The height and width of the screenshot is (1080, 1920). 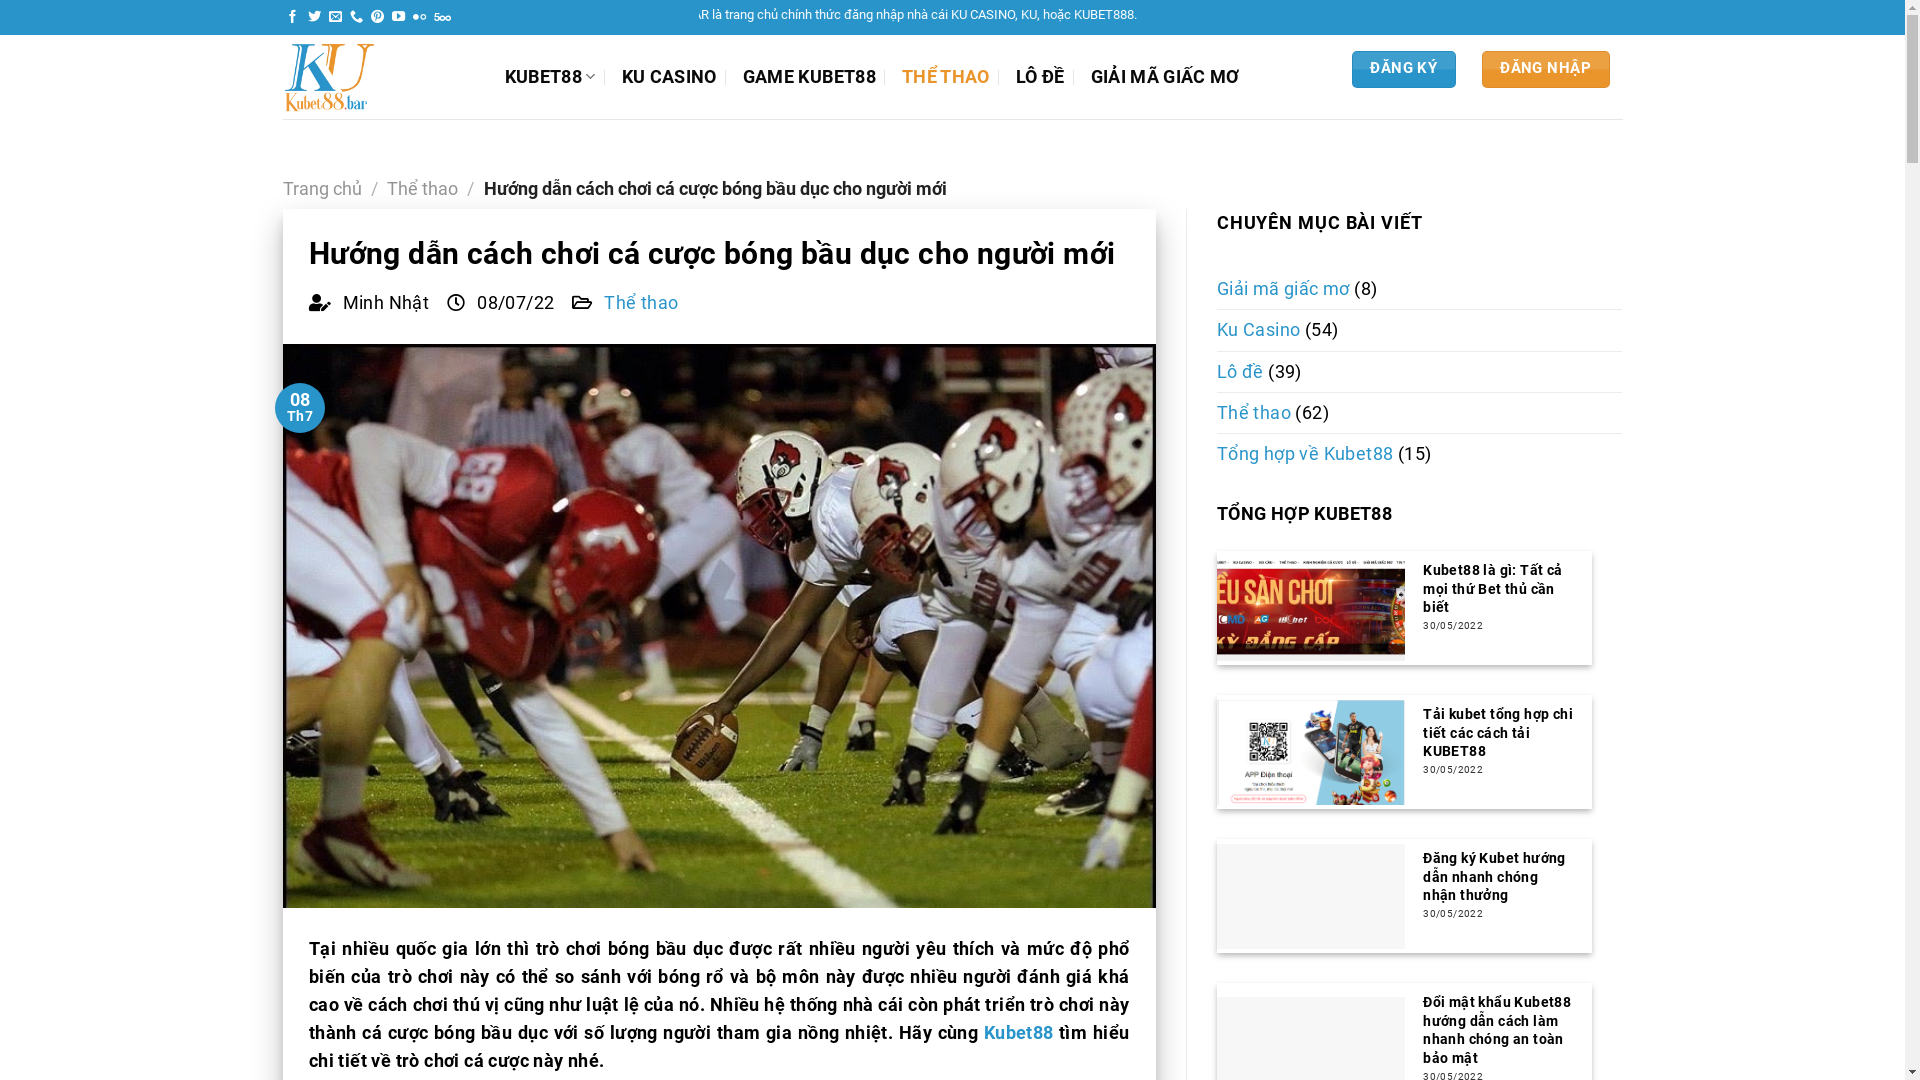 I want to click on 'Ku Casino', so click(x=1257, y=329).